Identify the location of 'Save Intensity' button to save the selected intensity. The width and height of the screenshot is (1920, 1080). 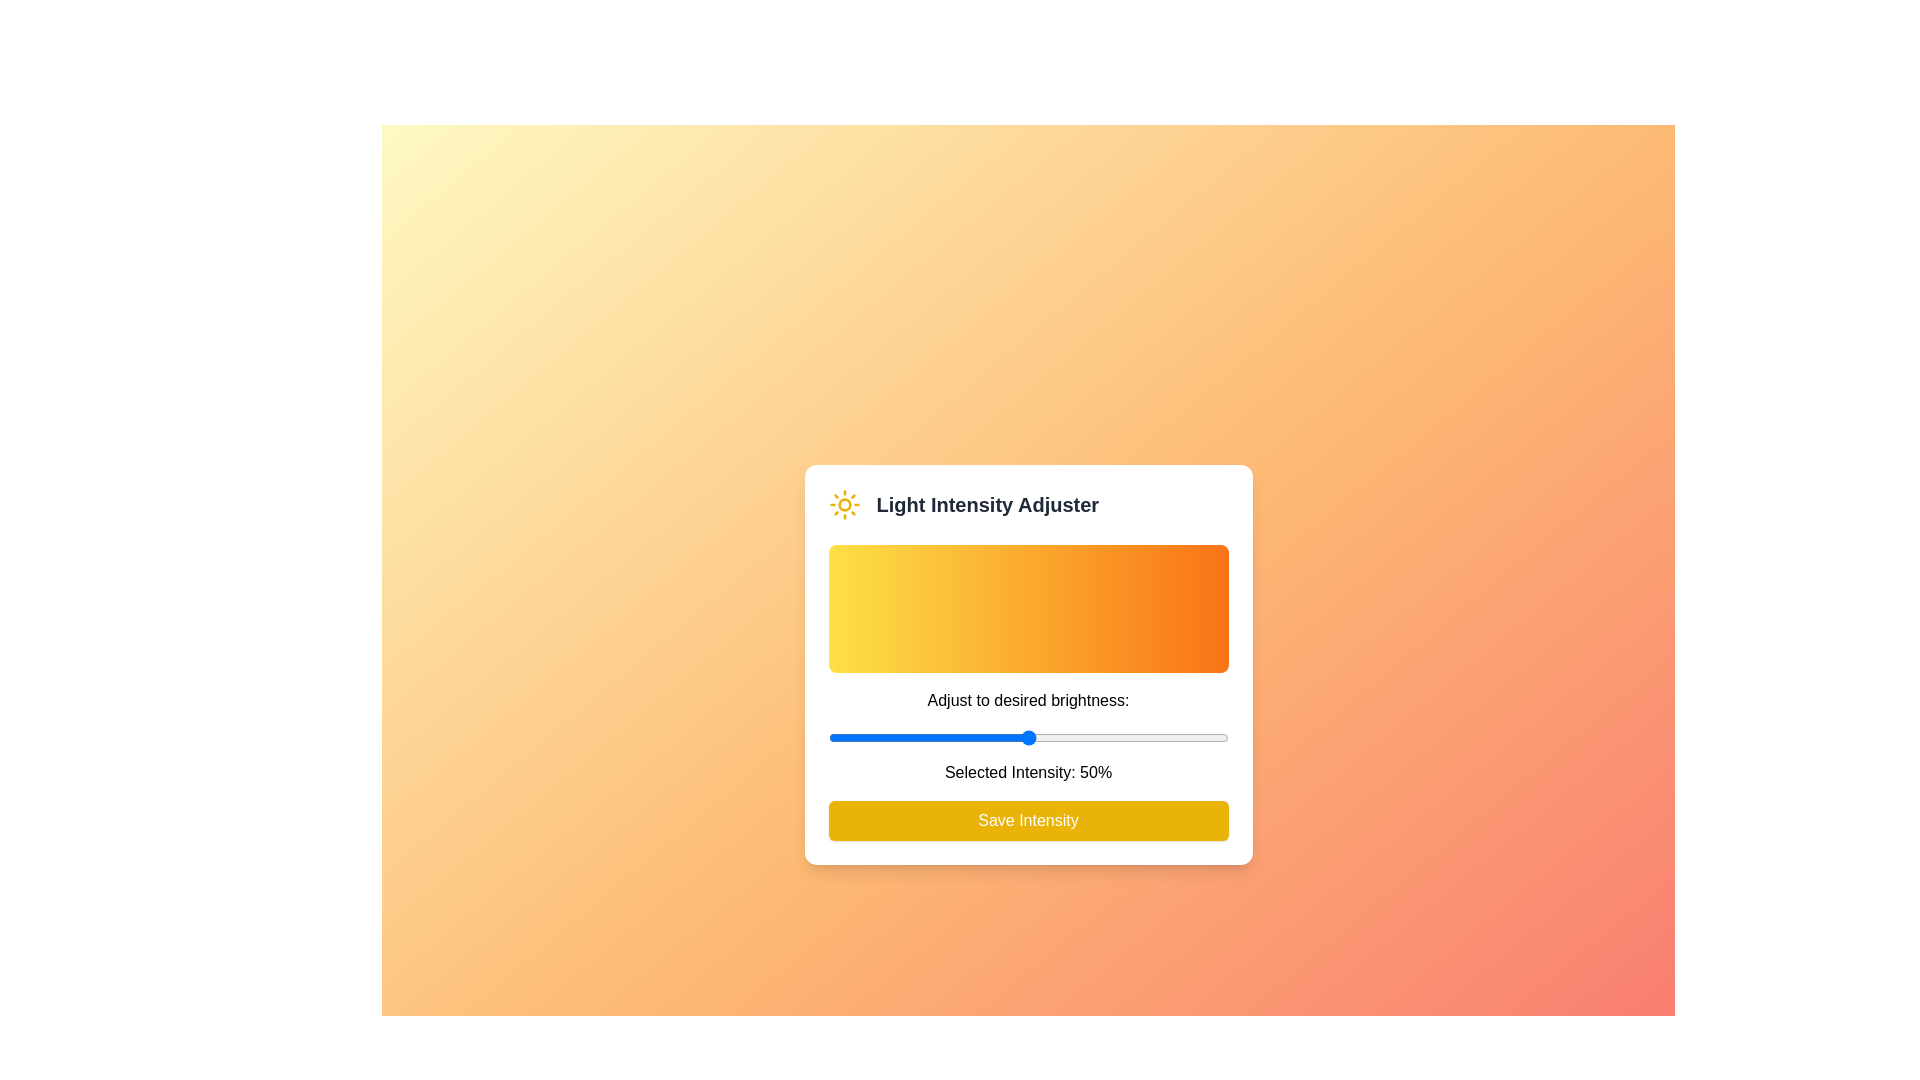
(1028, 821).